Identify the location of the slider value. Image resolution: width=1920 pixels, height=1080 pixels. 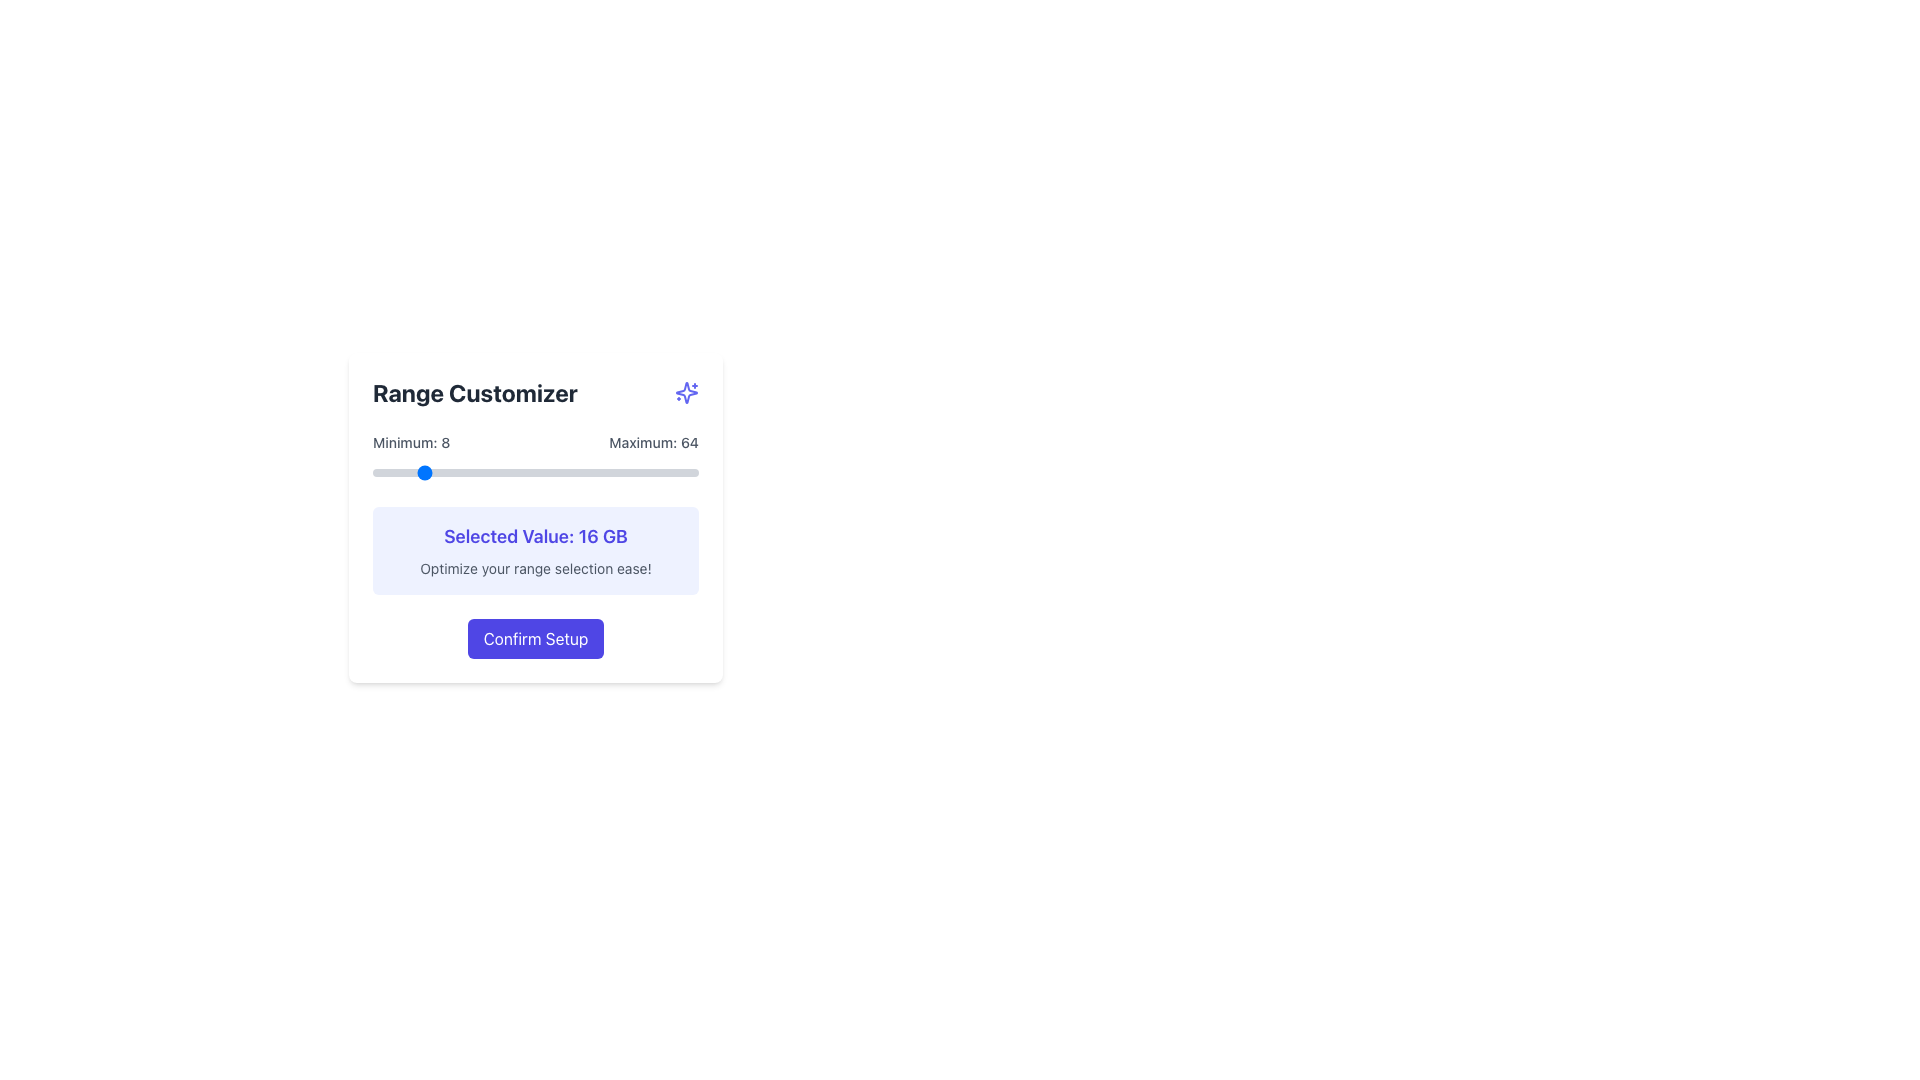
(435, 473).